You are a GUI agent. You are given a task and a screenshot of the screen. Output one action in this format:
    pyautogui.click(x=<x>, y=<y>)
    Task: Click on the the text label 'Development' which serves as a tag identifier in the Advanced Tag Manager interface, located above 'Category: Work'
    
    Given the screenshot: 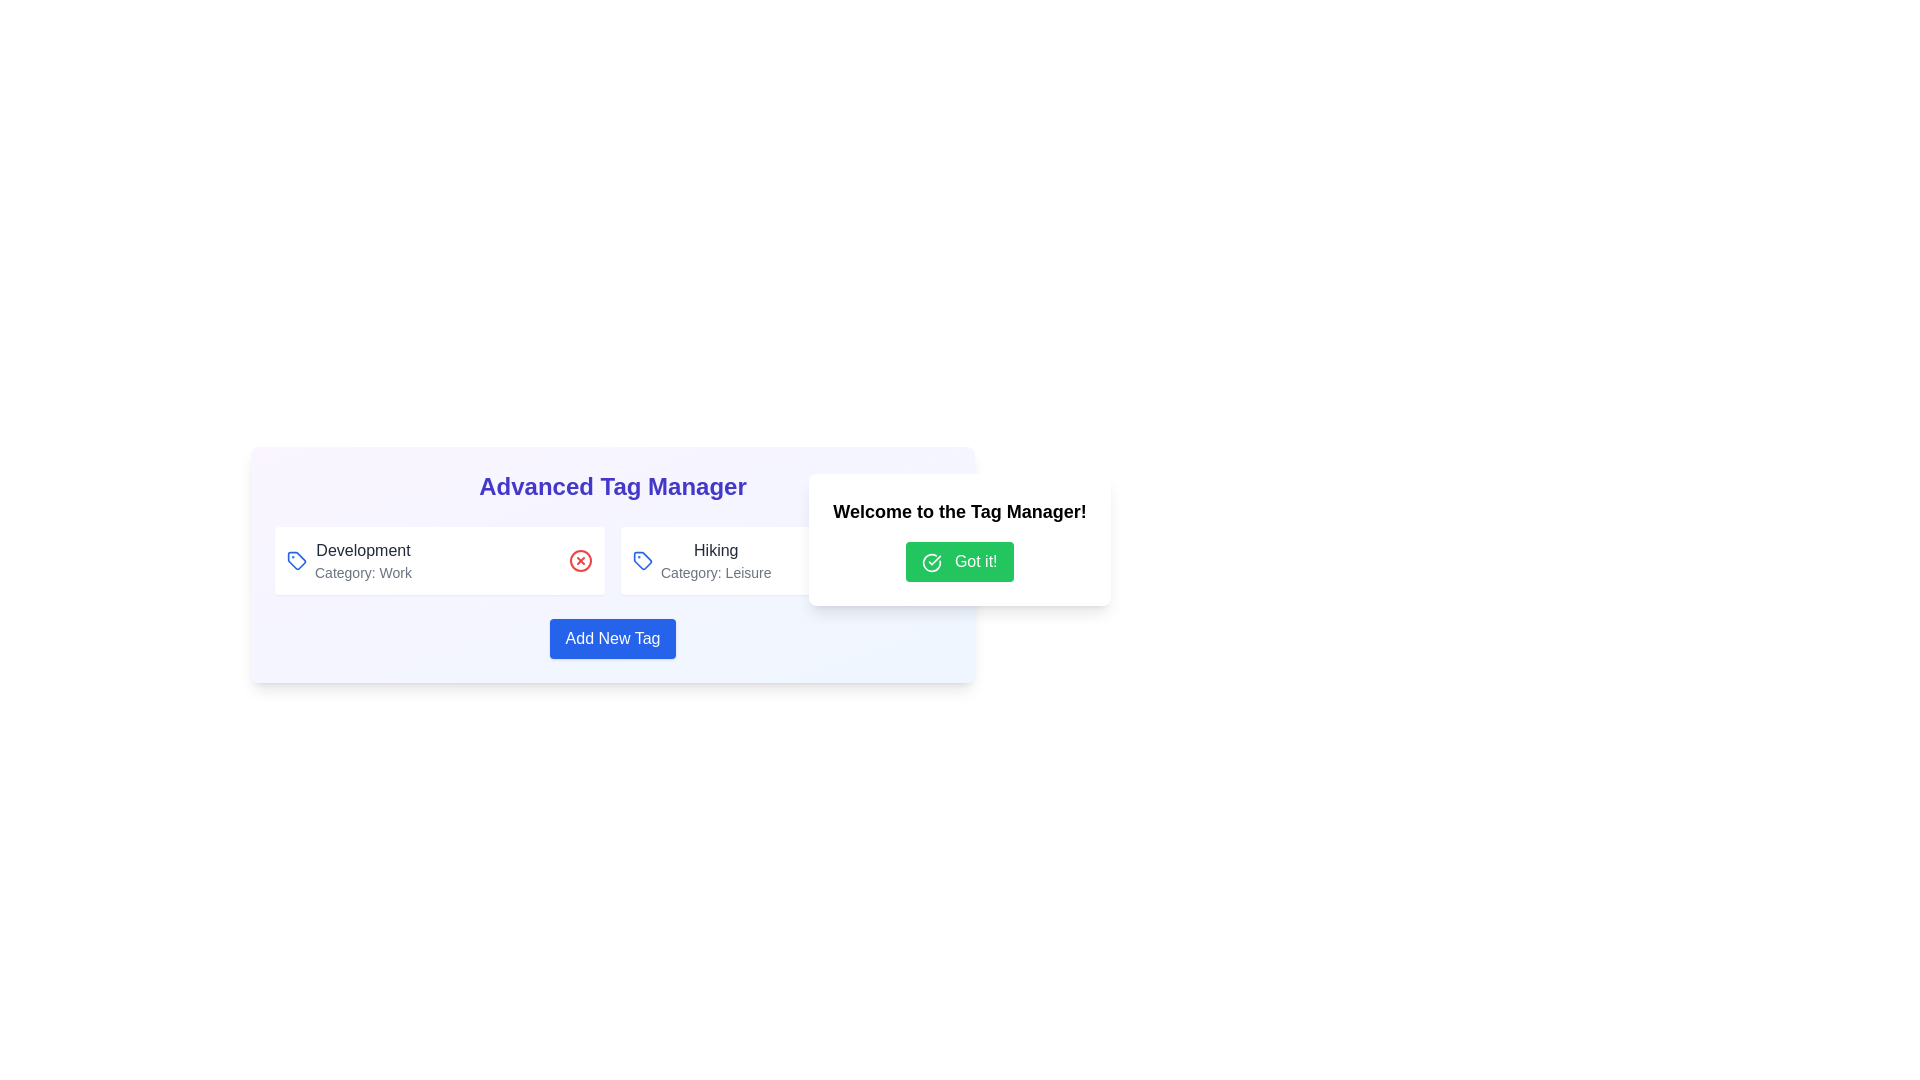 What is the action you would take?
    pyautogui.click(x=363, y=551)
    